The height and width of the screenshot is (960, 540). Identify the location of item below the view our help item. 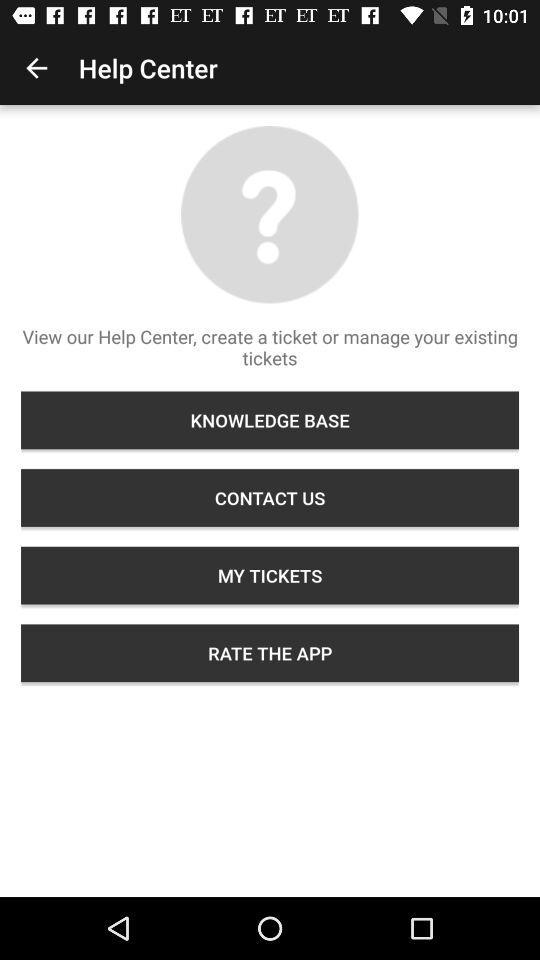
(270, 419).